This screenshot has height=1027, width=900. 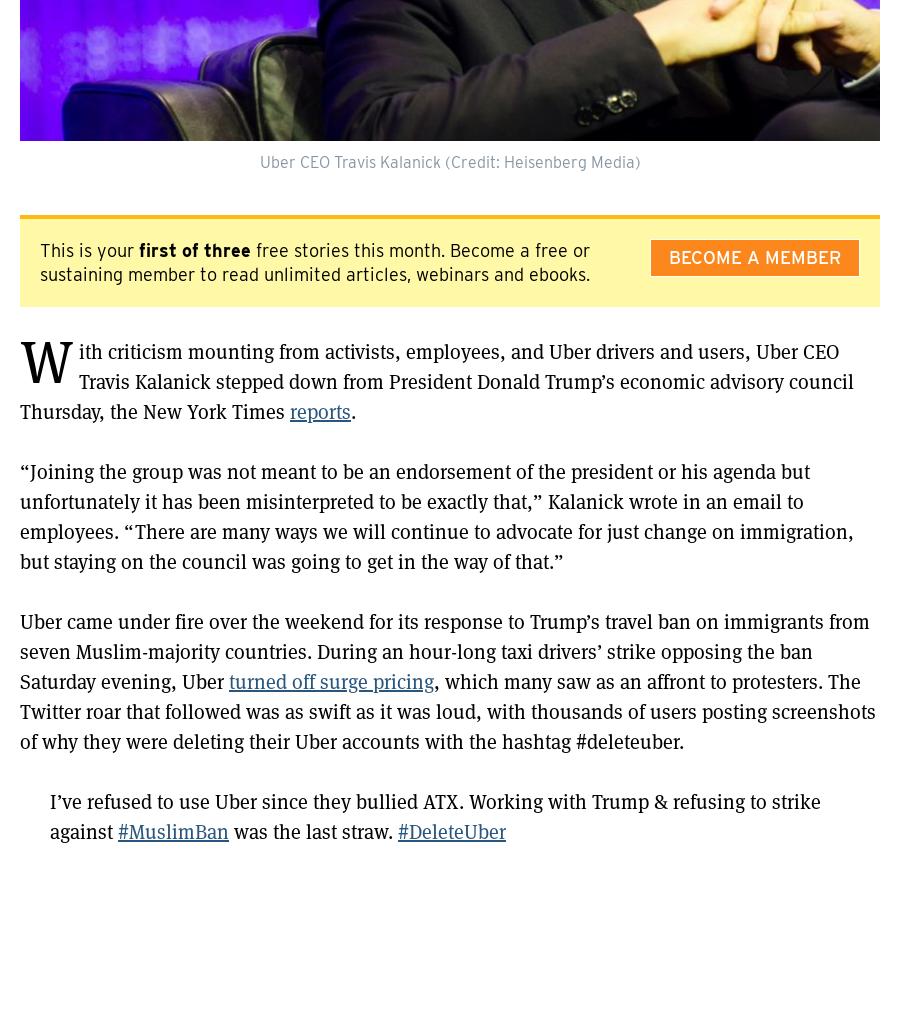 I want to click on 'Become A Member', so click(x=754, y=257).